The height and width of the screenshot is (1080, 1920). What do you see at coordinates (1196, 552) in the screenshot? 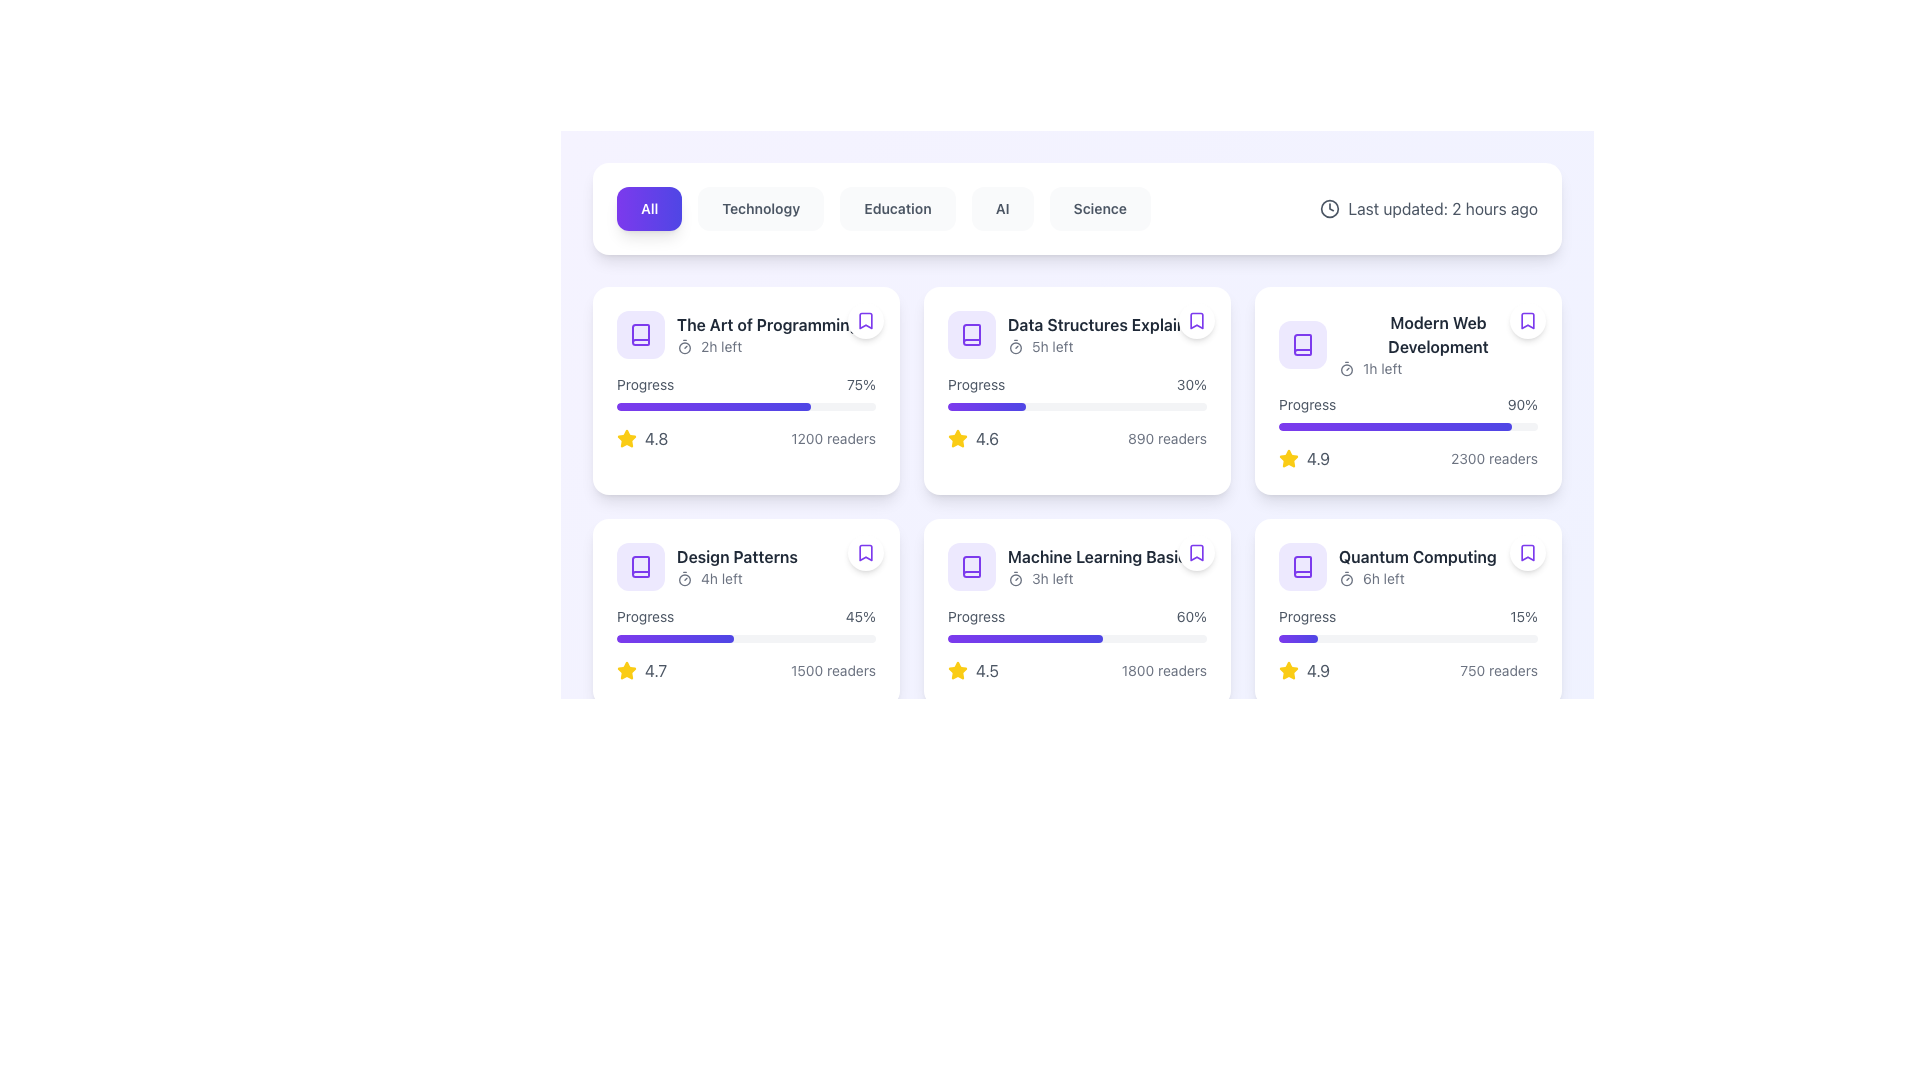
I see `the bookmark icon with a purple outline located at the top-right corner of the 'Machine Learning Basics' card` at bounding box center [1196, 552].